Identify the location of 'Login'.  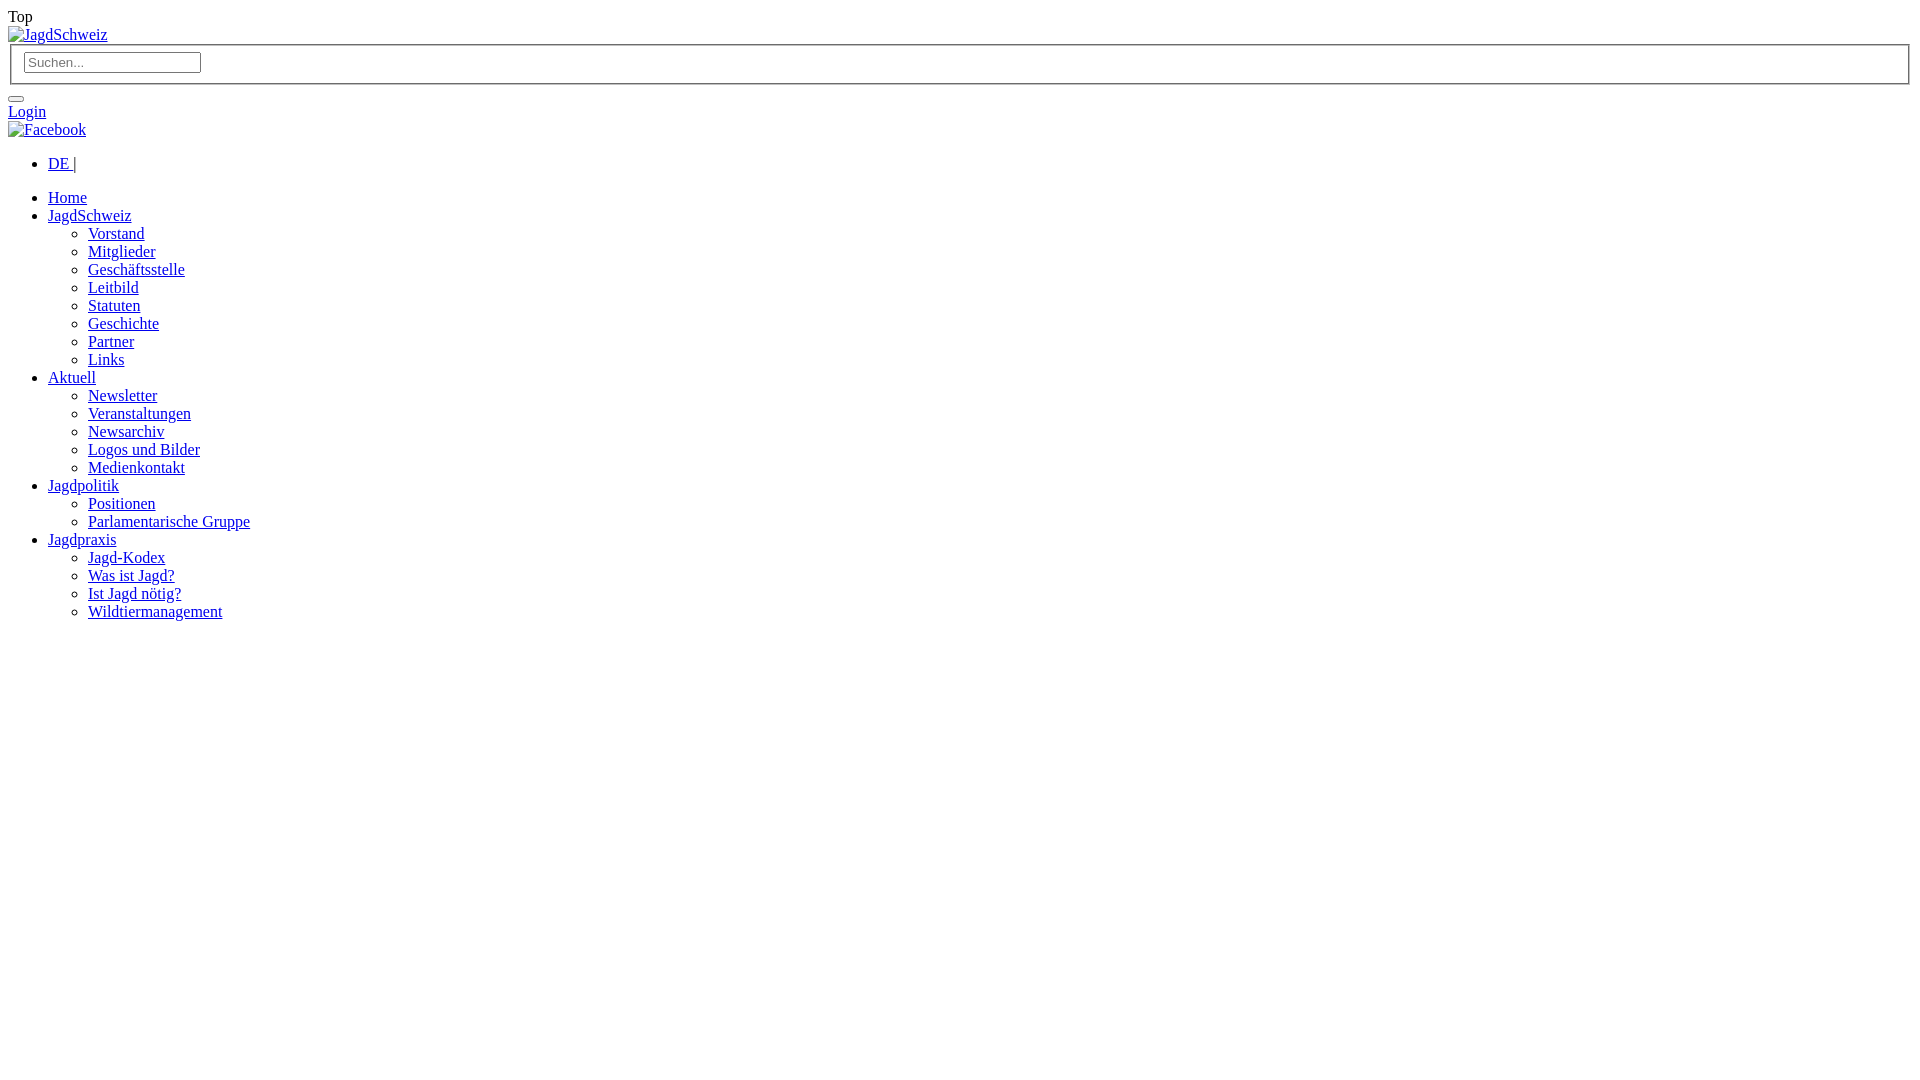
(27, 111).